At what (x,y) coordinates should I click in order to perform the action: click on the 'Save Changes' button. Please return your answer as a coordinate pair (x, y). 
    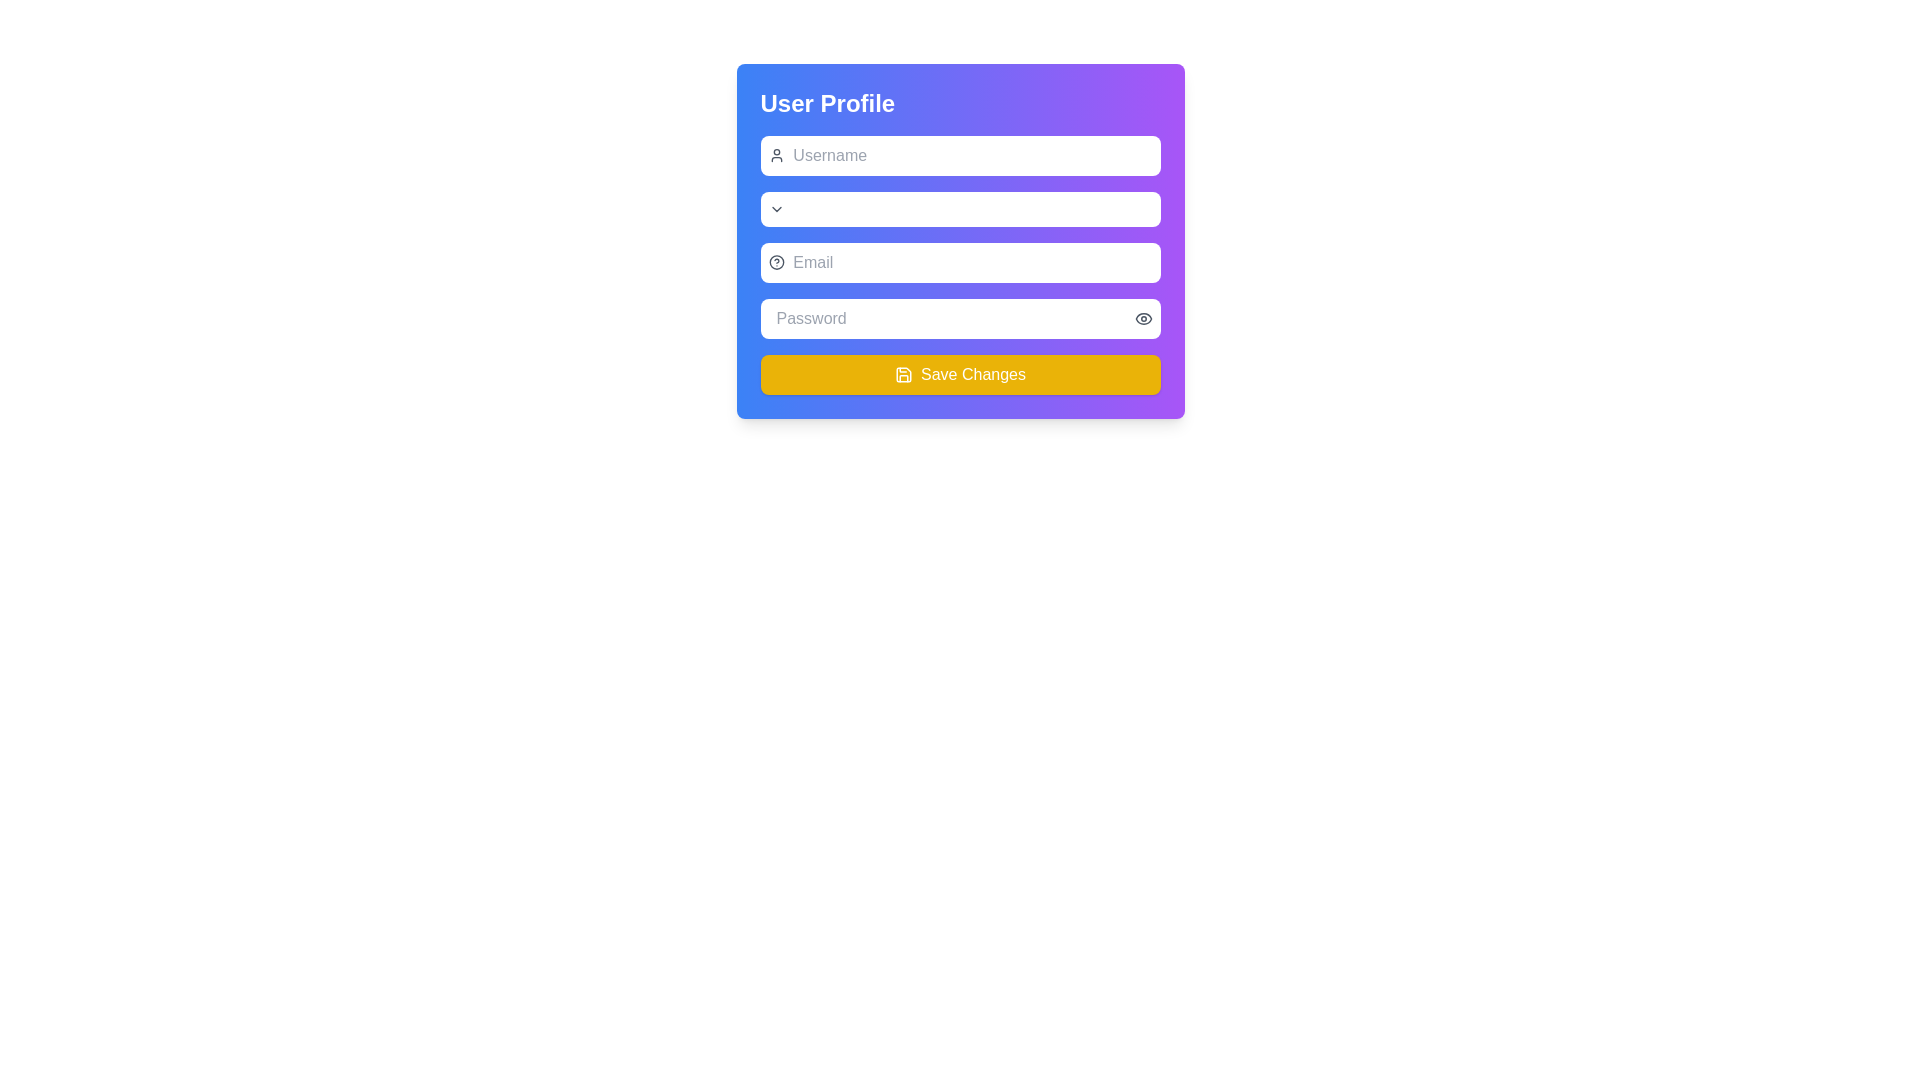
    Looking at the image, I should click on (960, 374).